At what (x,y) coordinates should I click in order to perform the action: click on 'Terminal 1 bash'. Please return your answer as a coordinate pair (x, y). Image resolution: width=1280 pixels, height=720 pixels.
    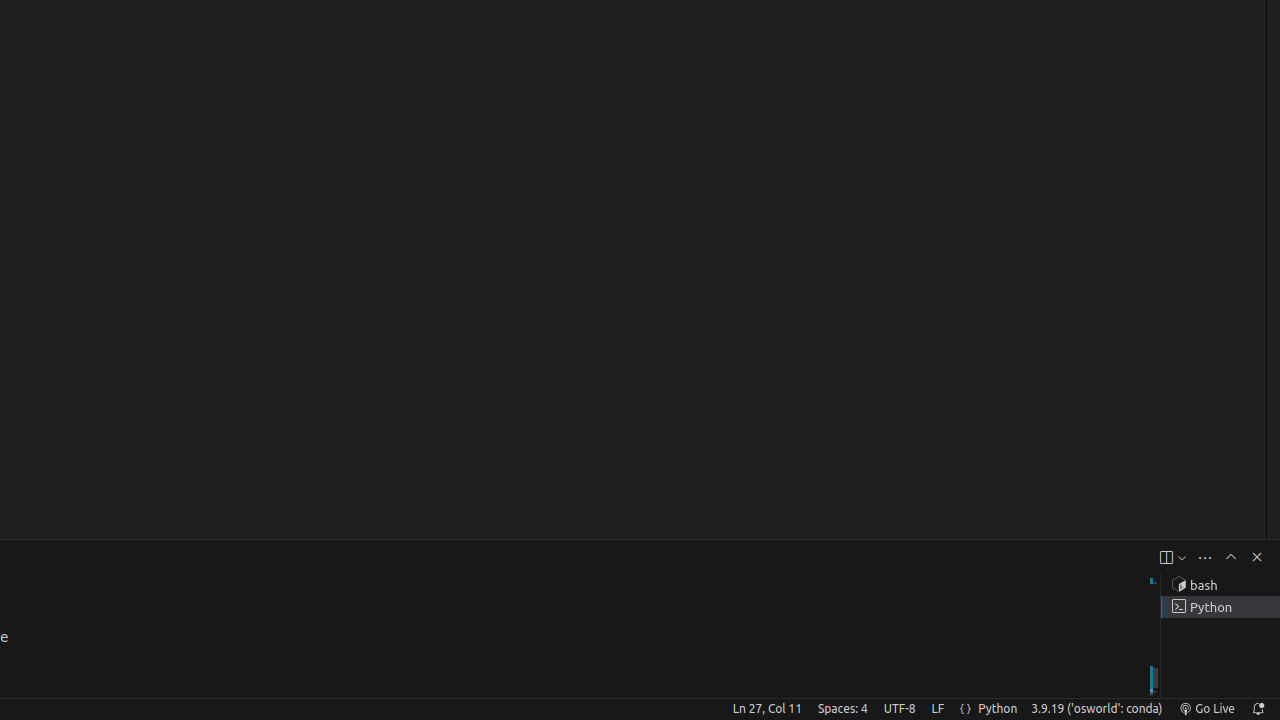
    Looking at the image, I should click on (1219, 585).